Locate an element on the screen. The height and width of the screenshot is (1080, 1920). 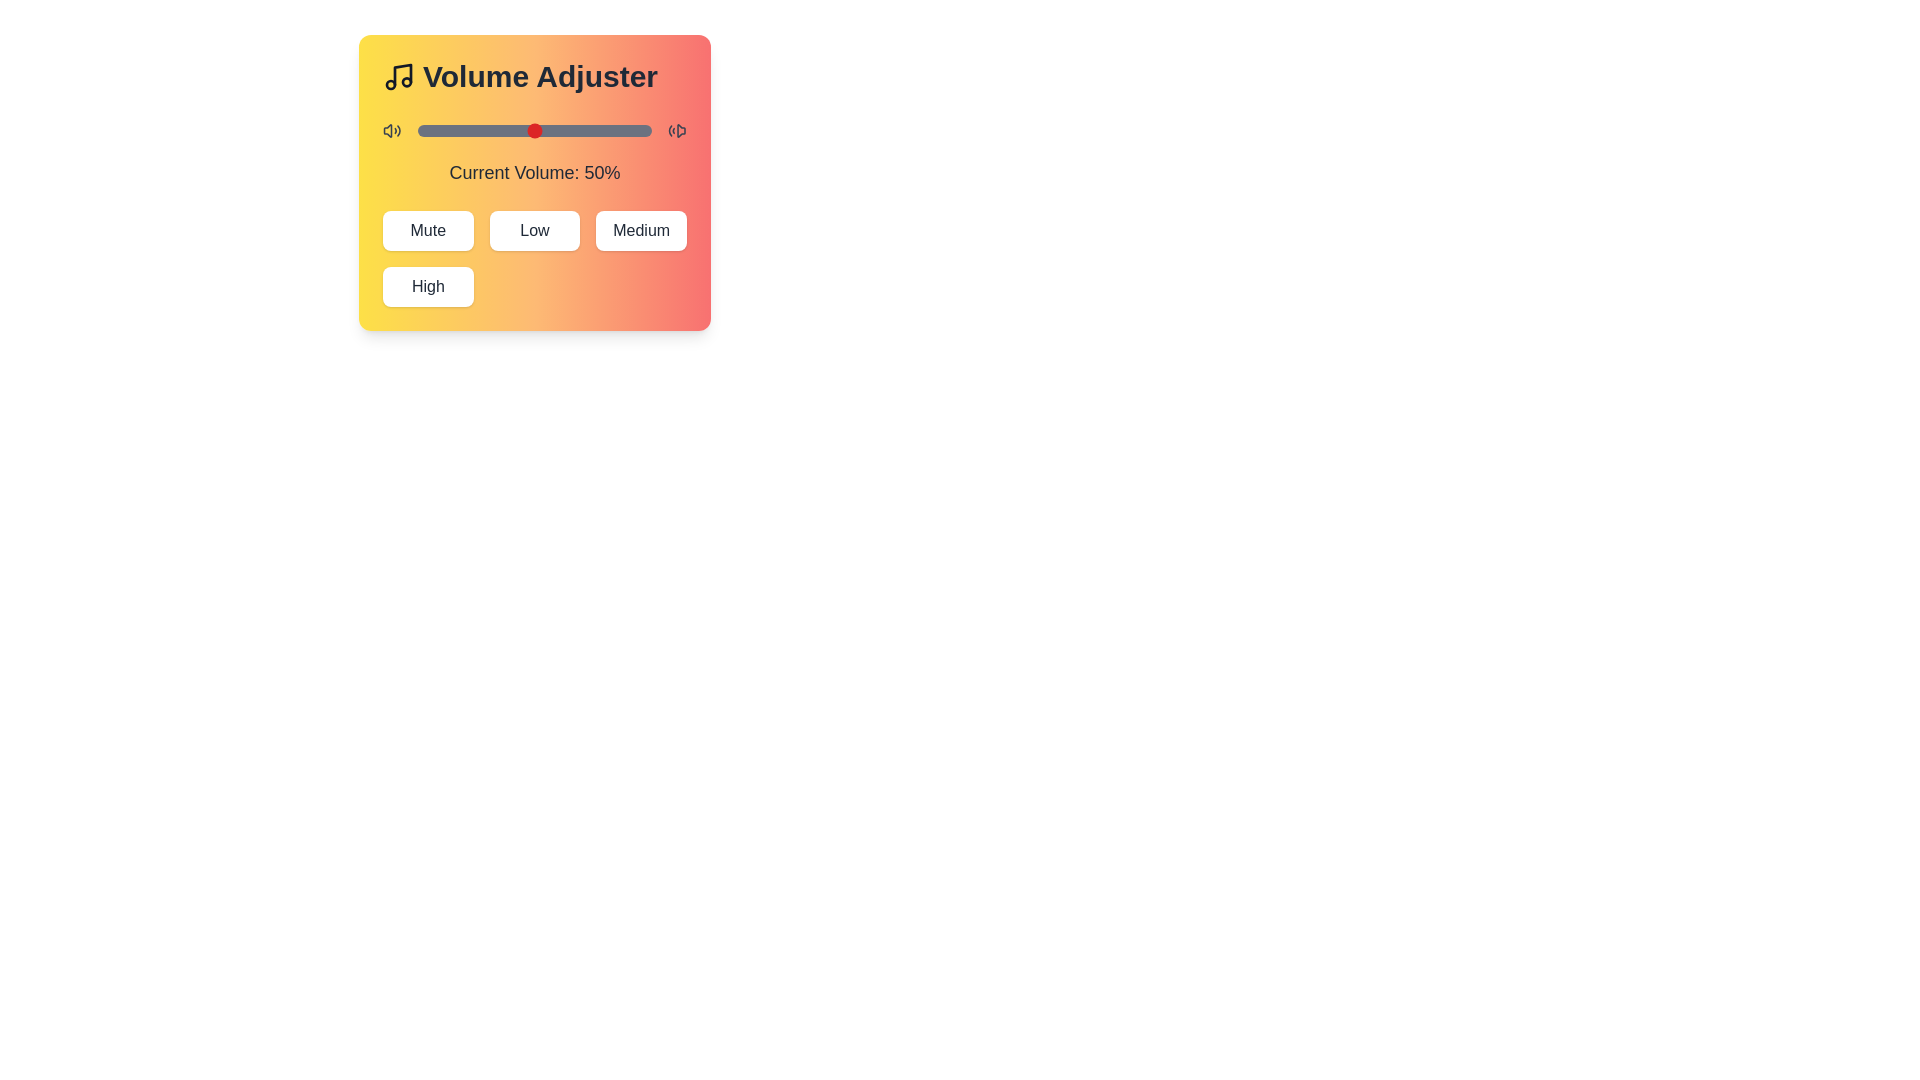
the decorative icon volume_symbol_right is located at coordinates (677, 131).